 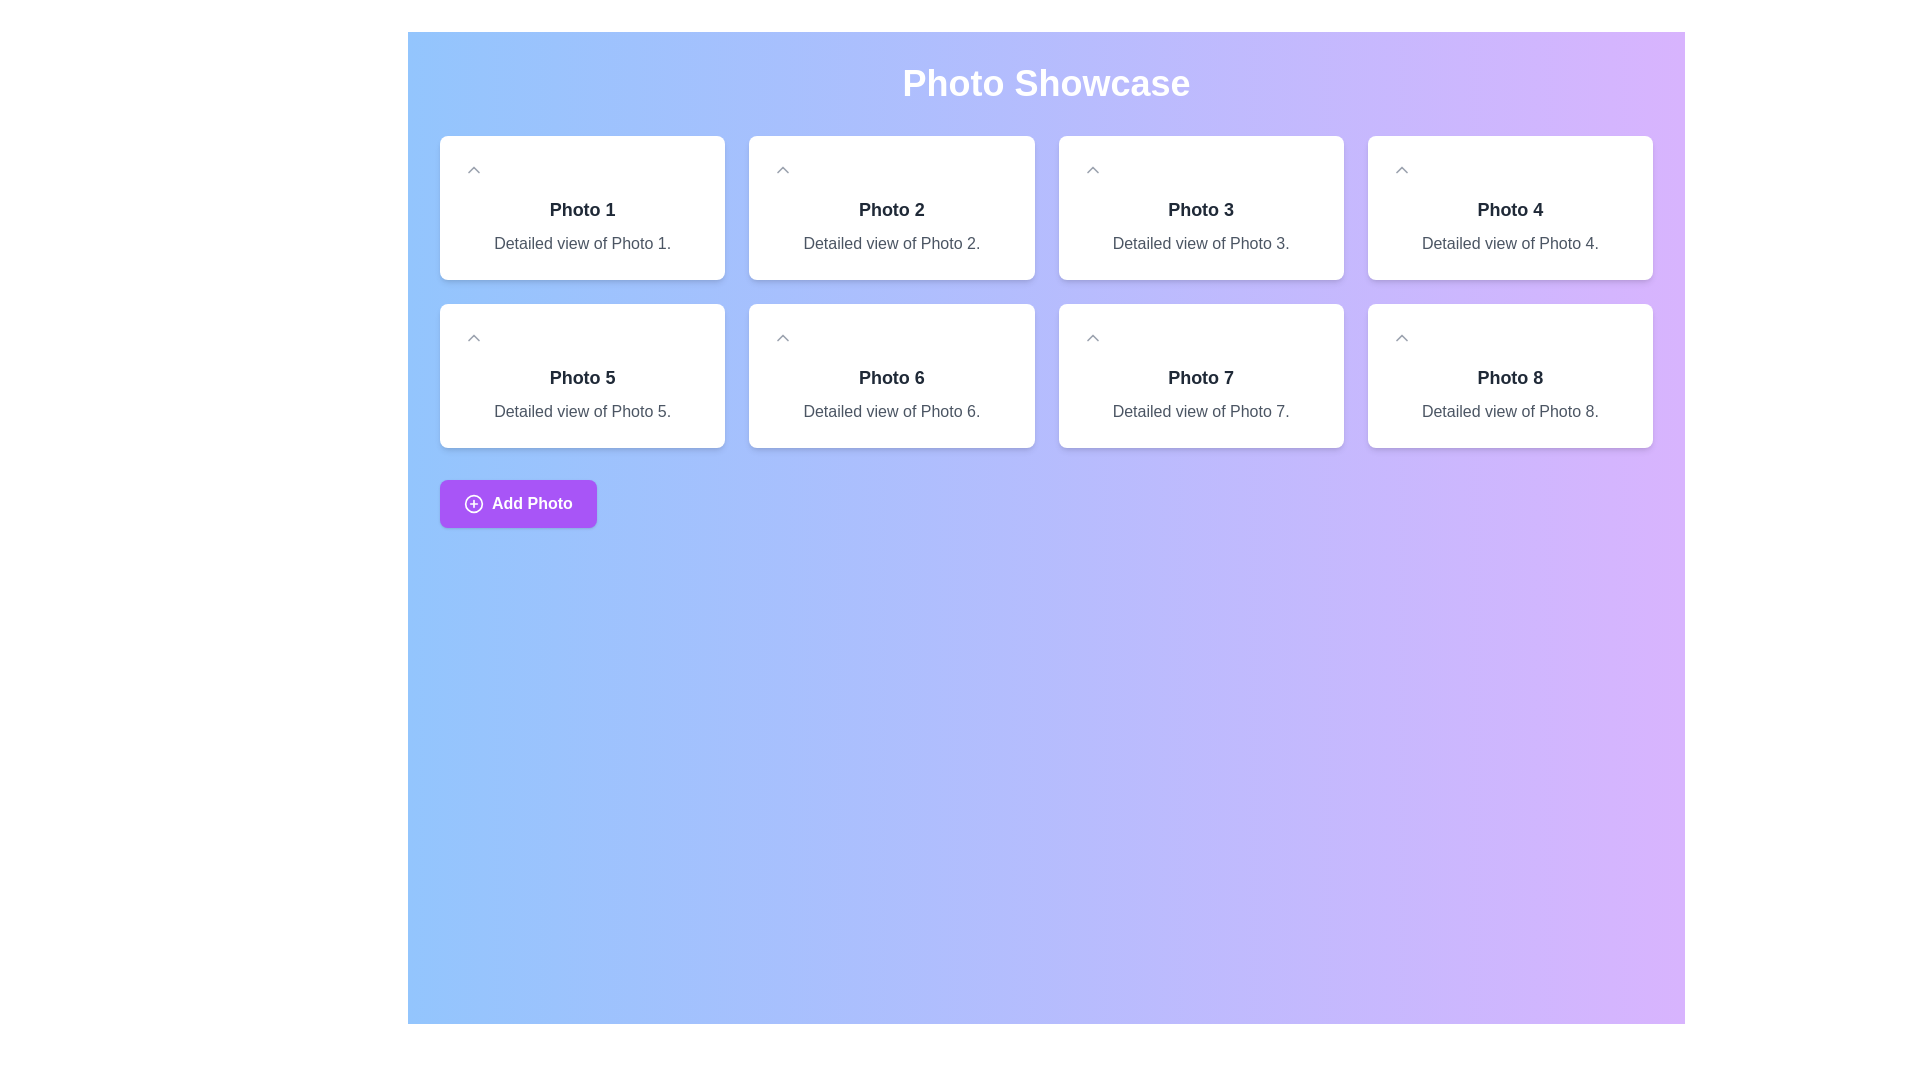 I want to click on text label that serves as the title for the content of the card, located in the lower-right corner of the interface, specifically in the last card on the second row of a grid layout, so click(x=1510, y=378).